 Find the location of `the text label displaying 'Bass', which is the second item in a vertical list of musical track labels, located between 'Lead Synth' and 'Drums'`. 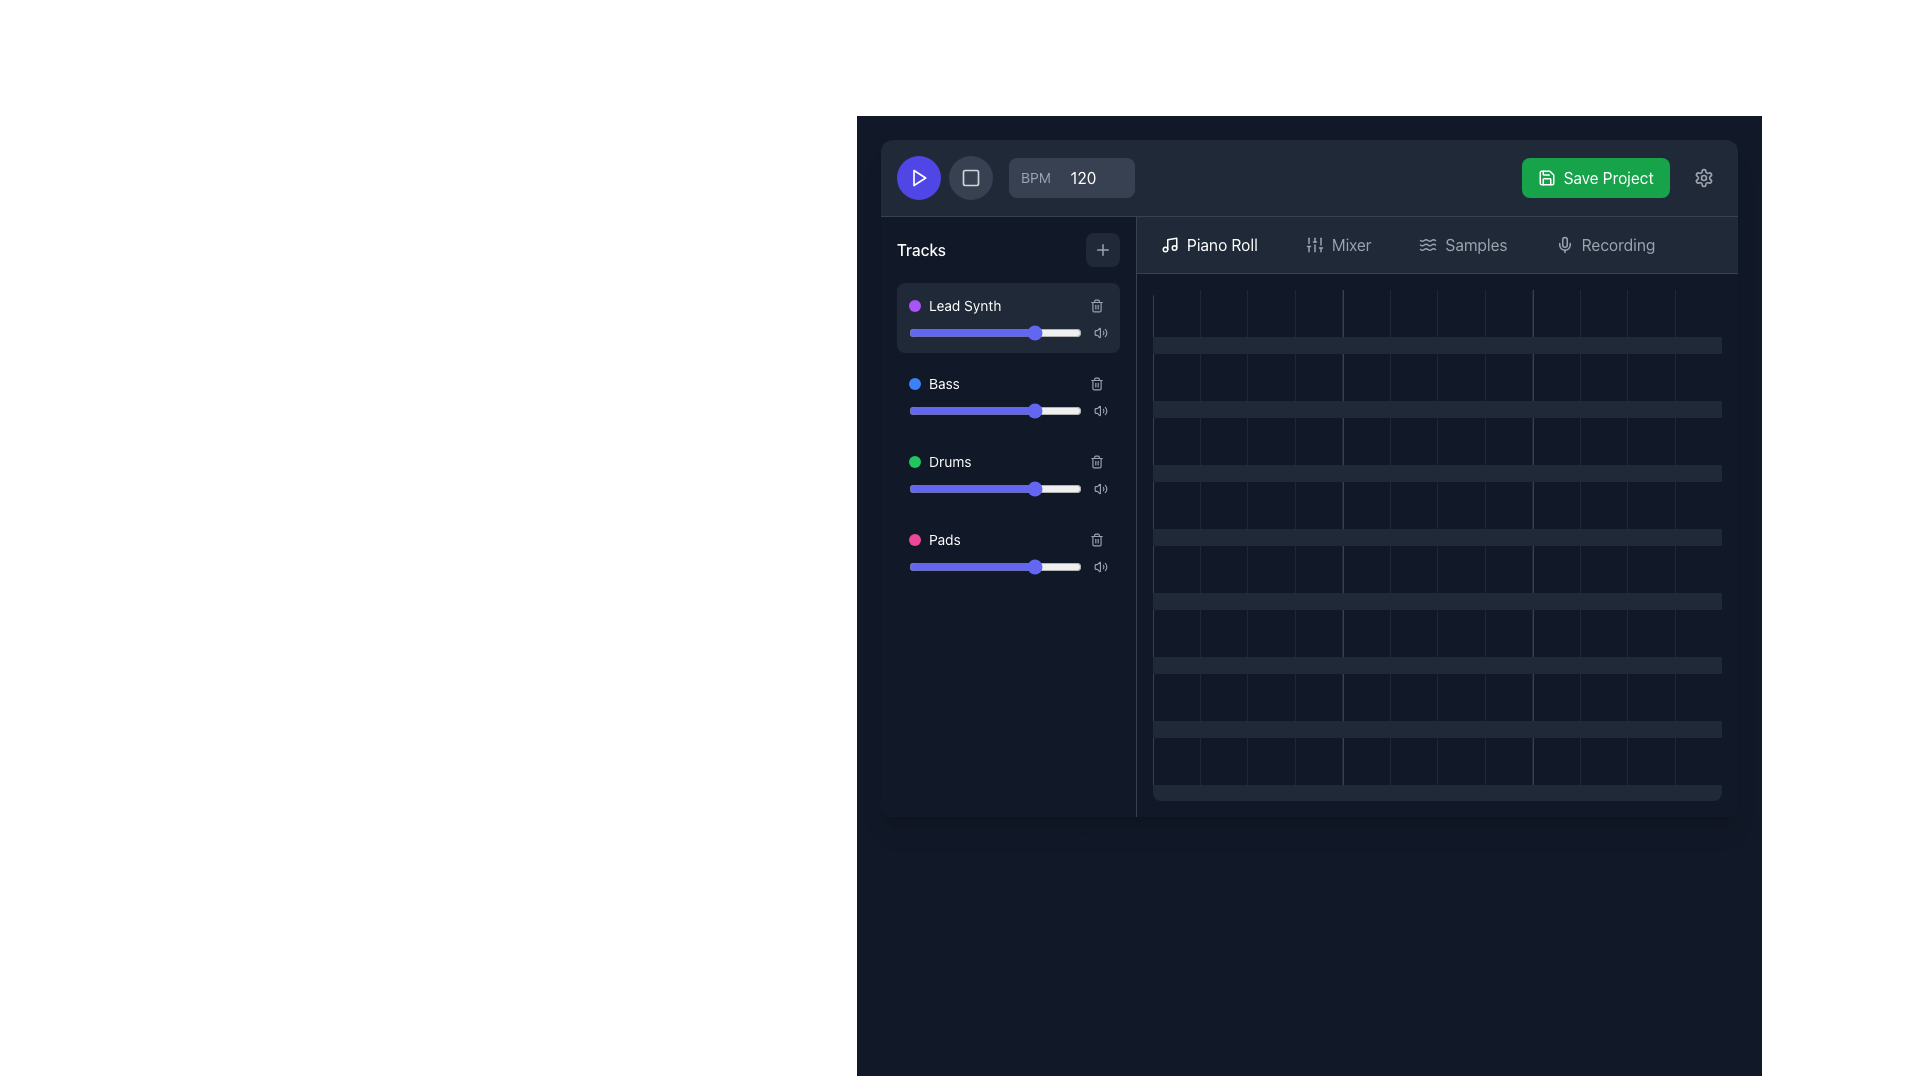

the text label displaying 'Bass', which is the second item in a vertical list of musical track labels, located between 'Lead Synth' and 'Drums' is located at coordinates (943, 384).